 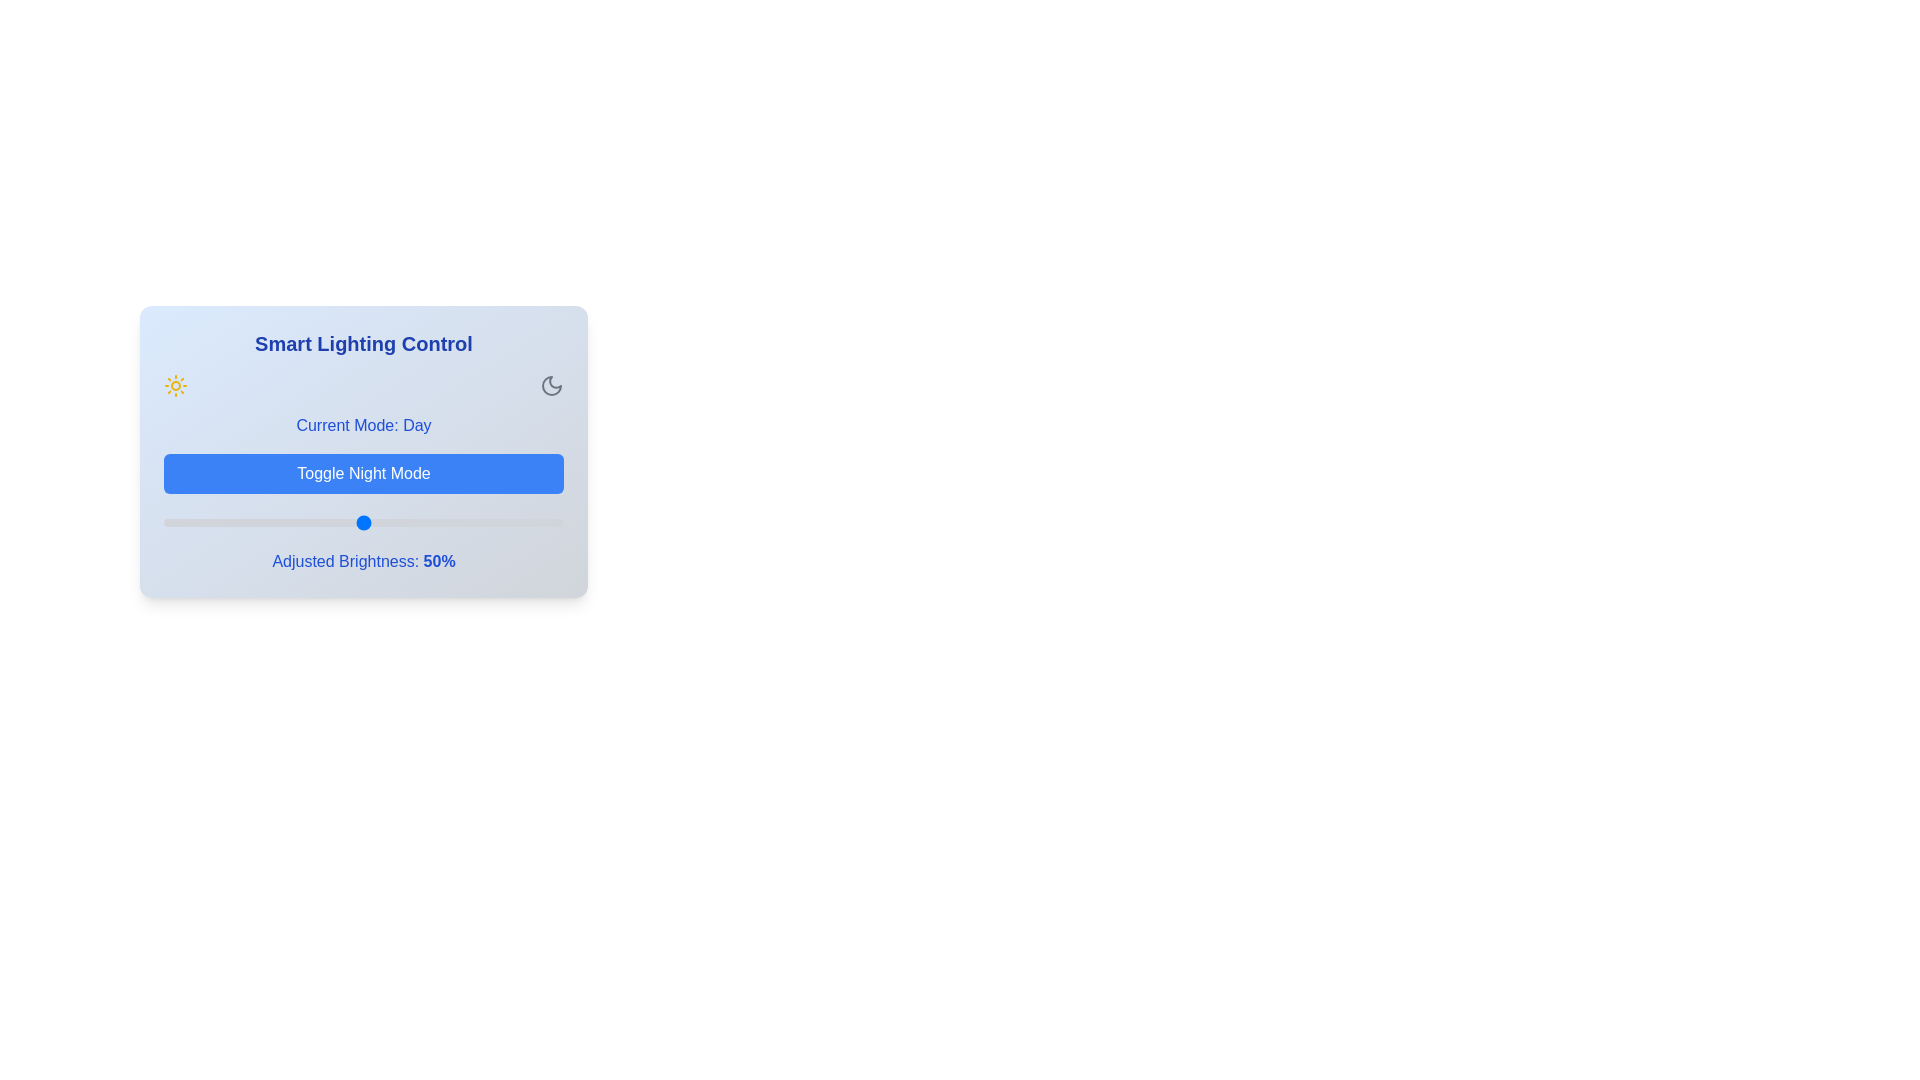 I want to click on the static text label indicating the current mode of the application, which shows 'Day' mode, so click(x=416, y=424).